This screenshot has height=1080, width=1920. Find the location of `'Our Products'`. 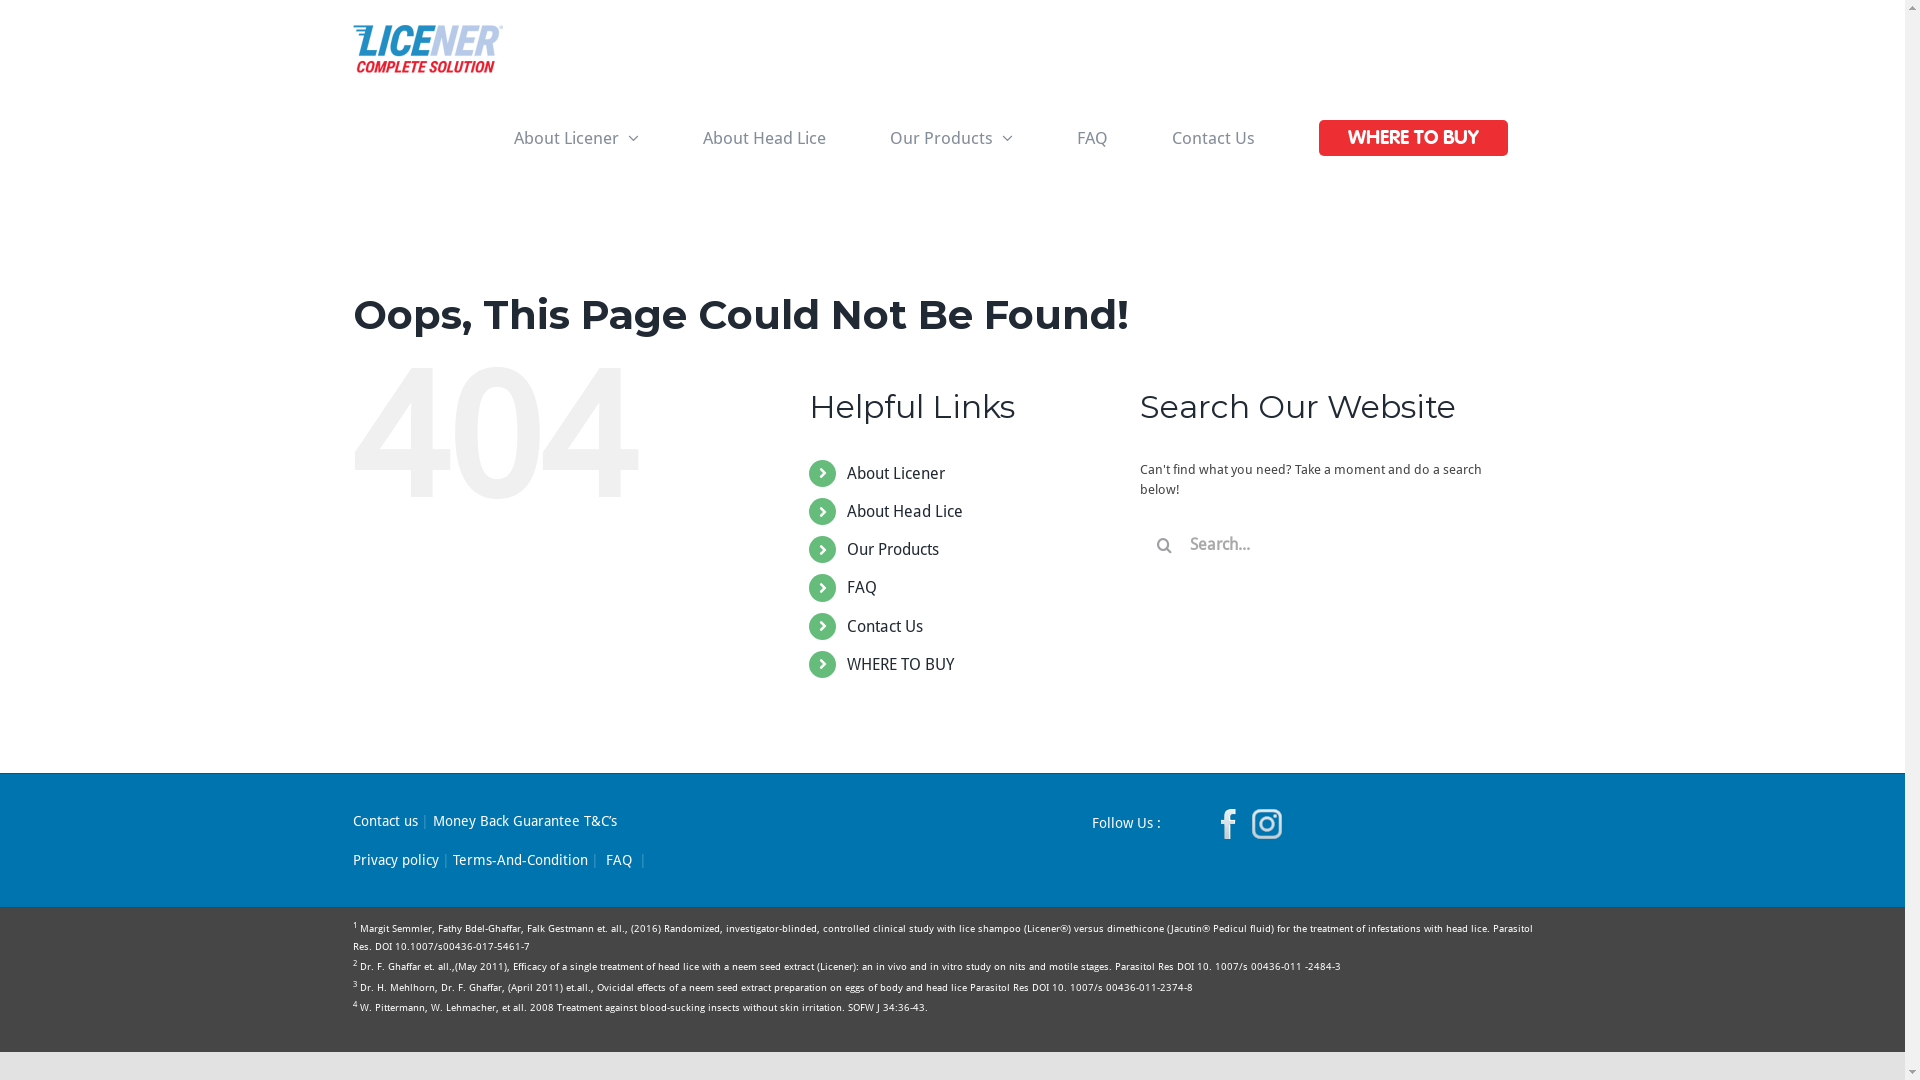

'Our Products' is located at coordinates (891, 549).